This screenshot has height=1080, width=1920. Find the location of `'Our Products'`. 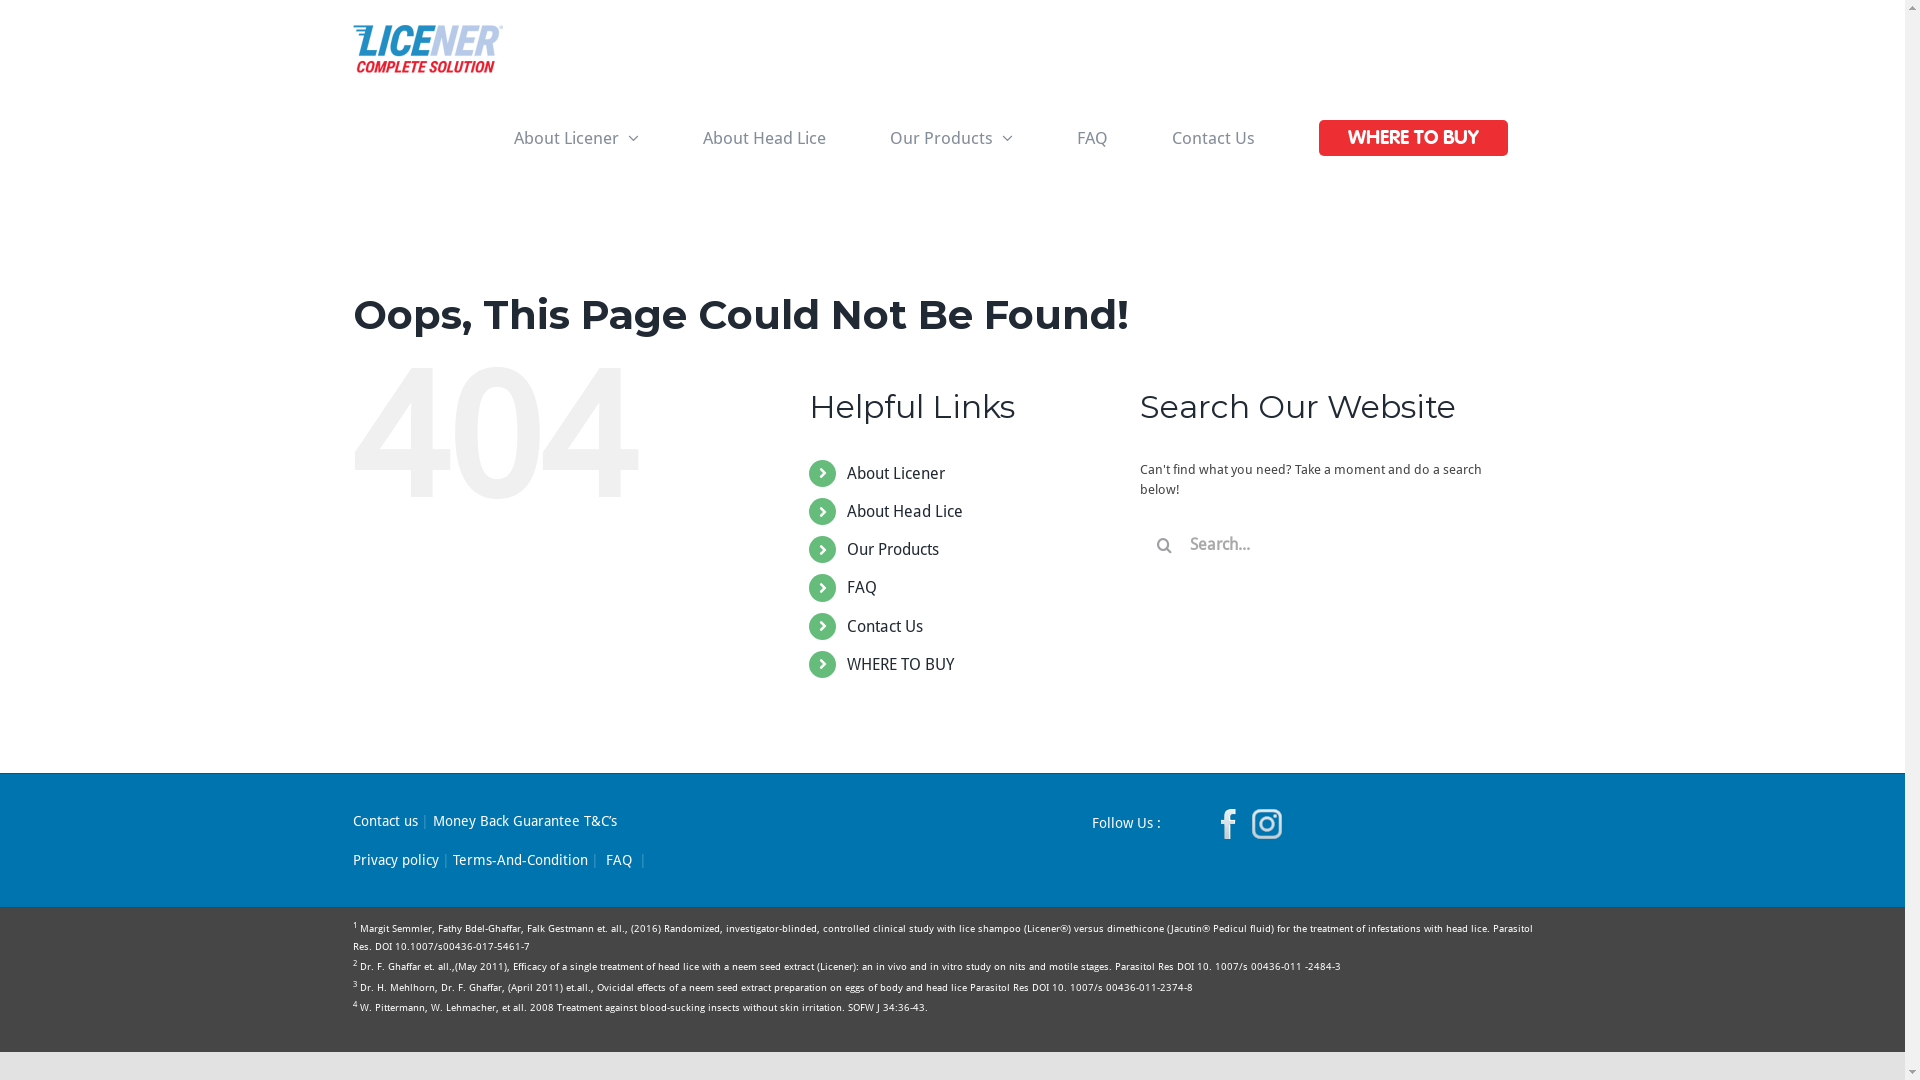

'Our Products' is located at coordinates (891, 549).